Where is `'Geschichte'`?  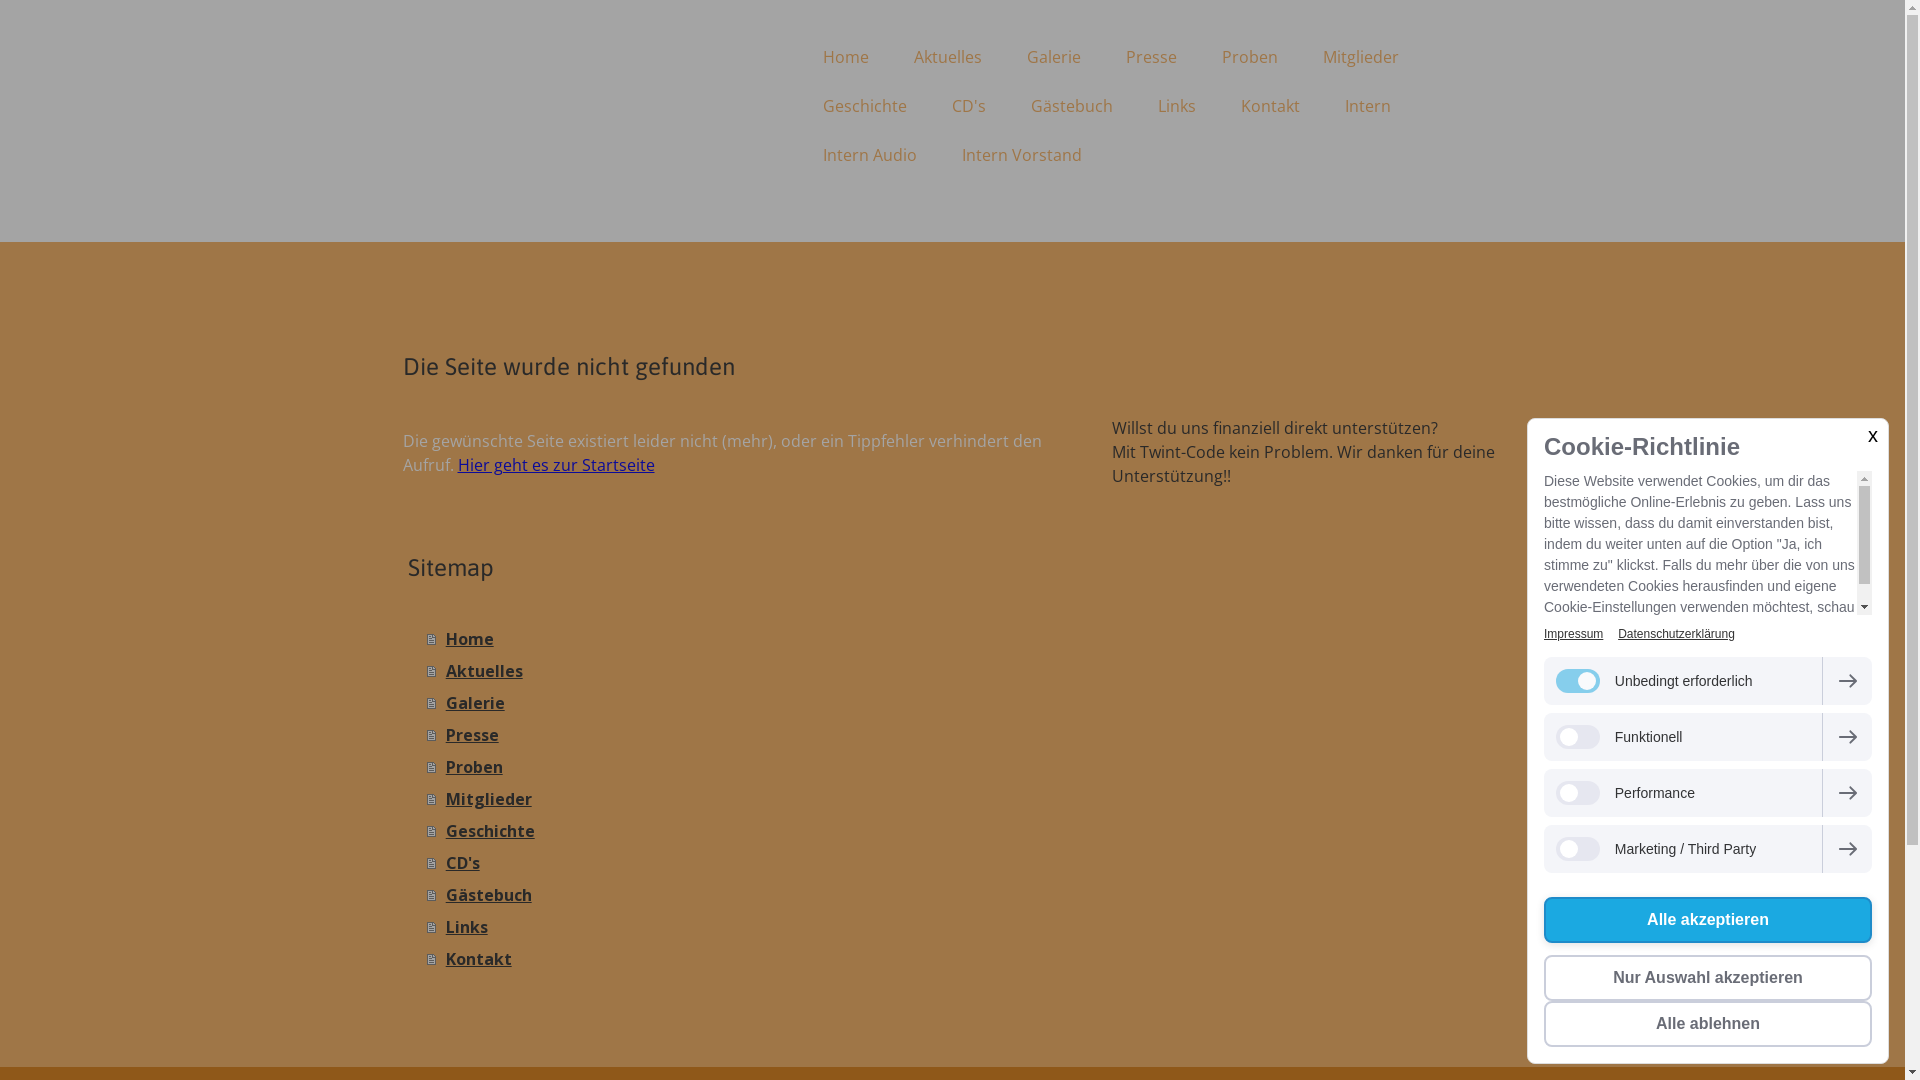 'Geschichte' is located at coordinates (801, 105).